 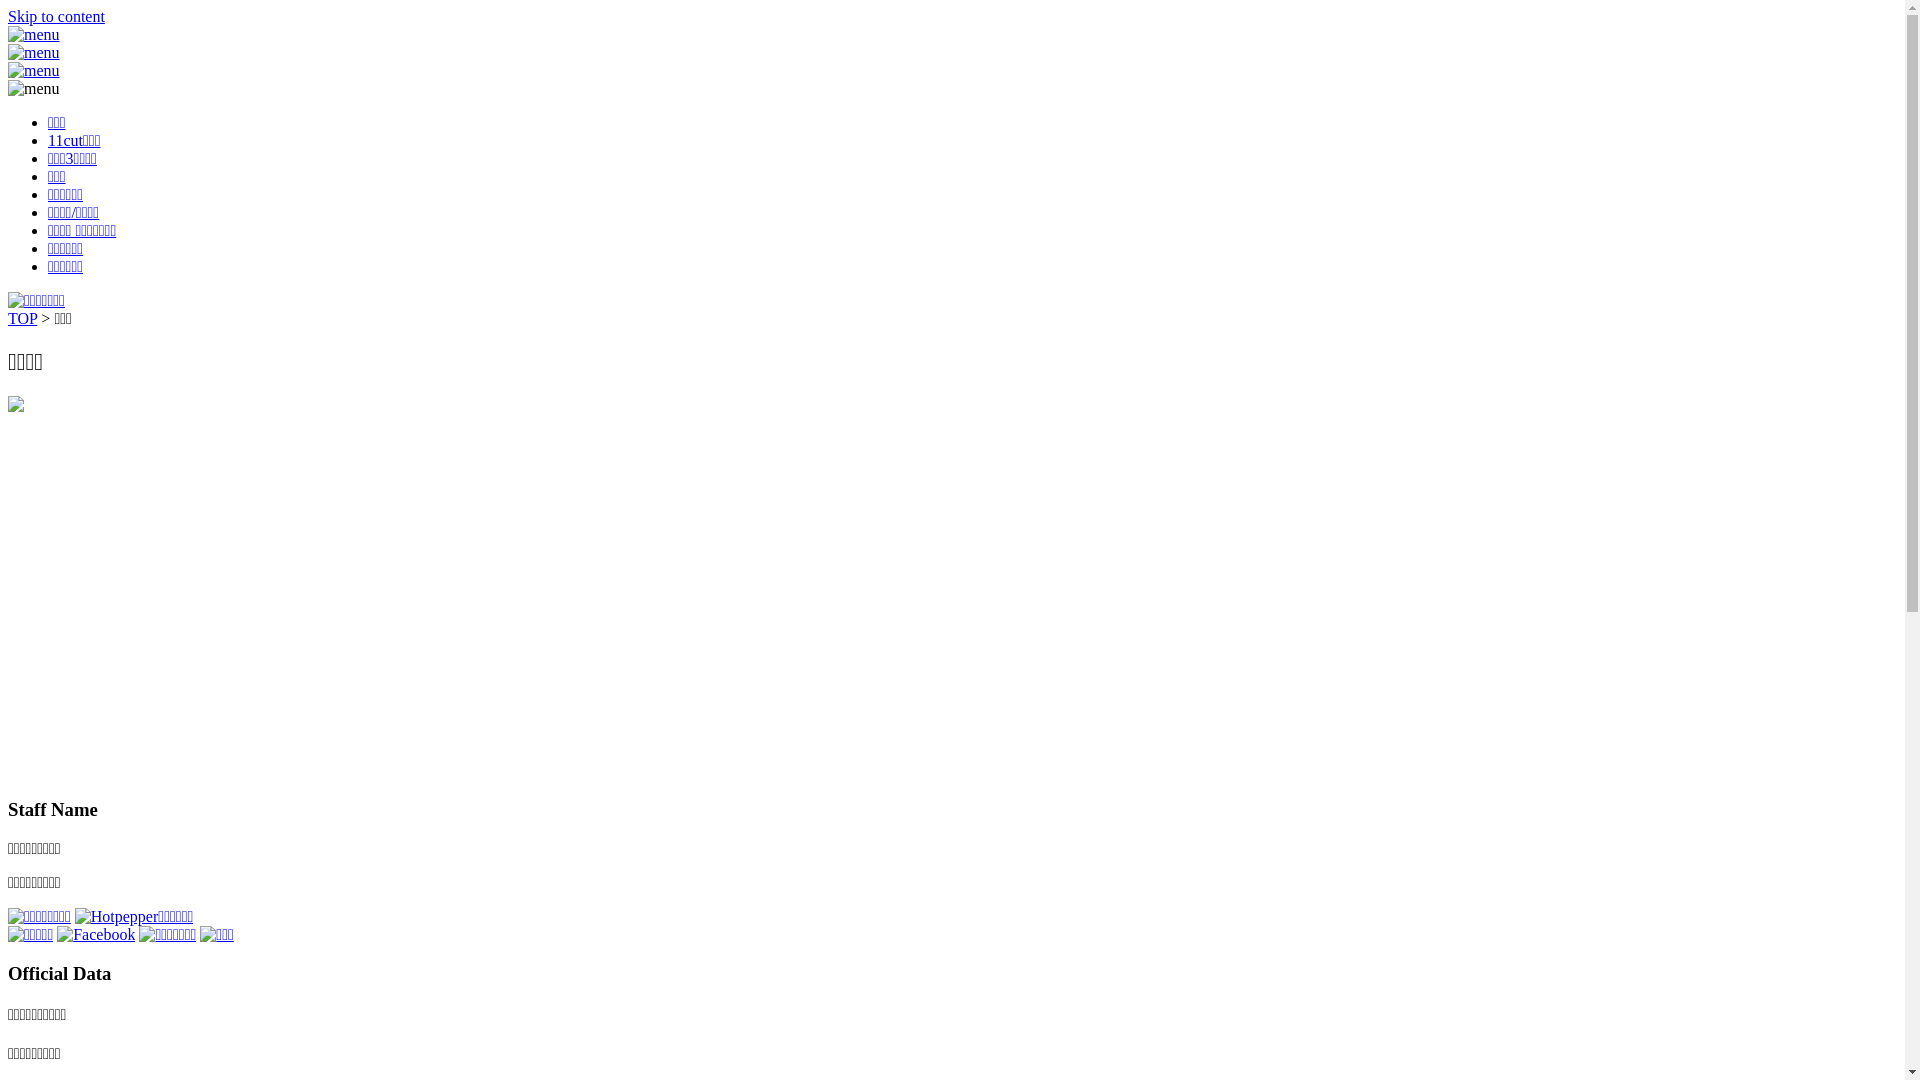 I want to click on 'Skip to content', so click(x=56, y=16).